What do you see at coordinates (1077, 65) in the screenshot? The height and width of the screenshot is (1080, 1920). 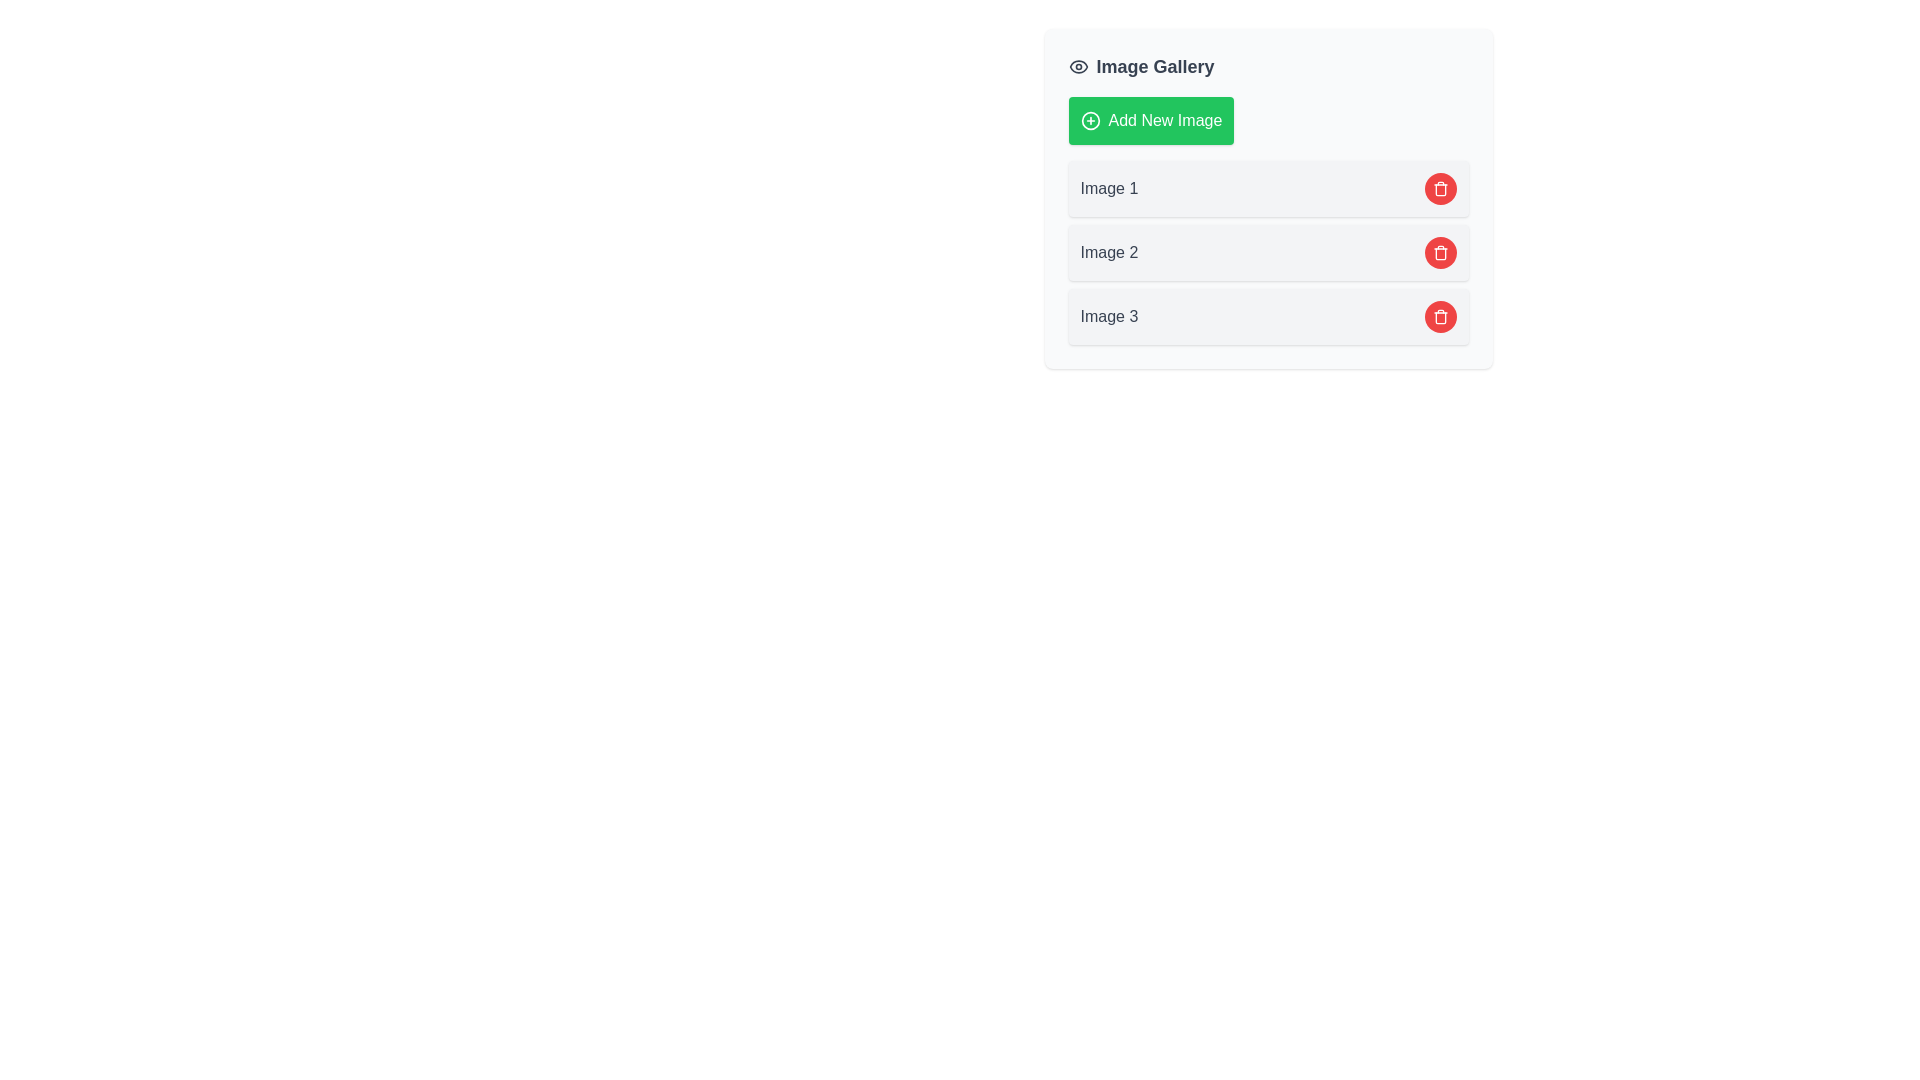 I see `the outer arched stroke of the eye icon located at the top left corner of the 'Image Gallery' widget` at bounding box center [1077, 65].